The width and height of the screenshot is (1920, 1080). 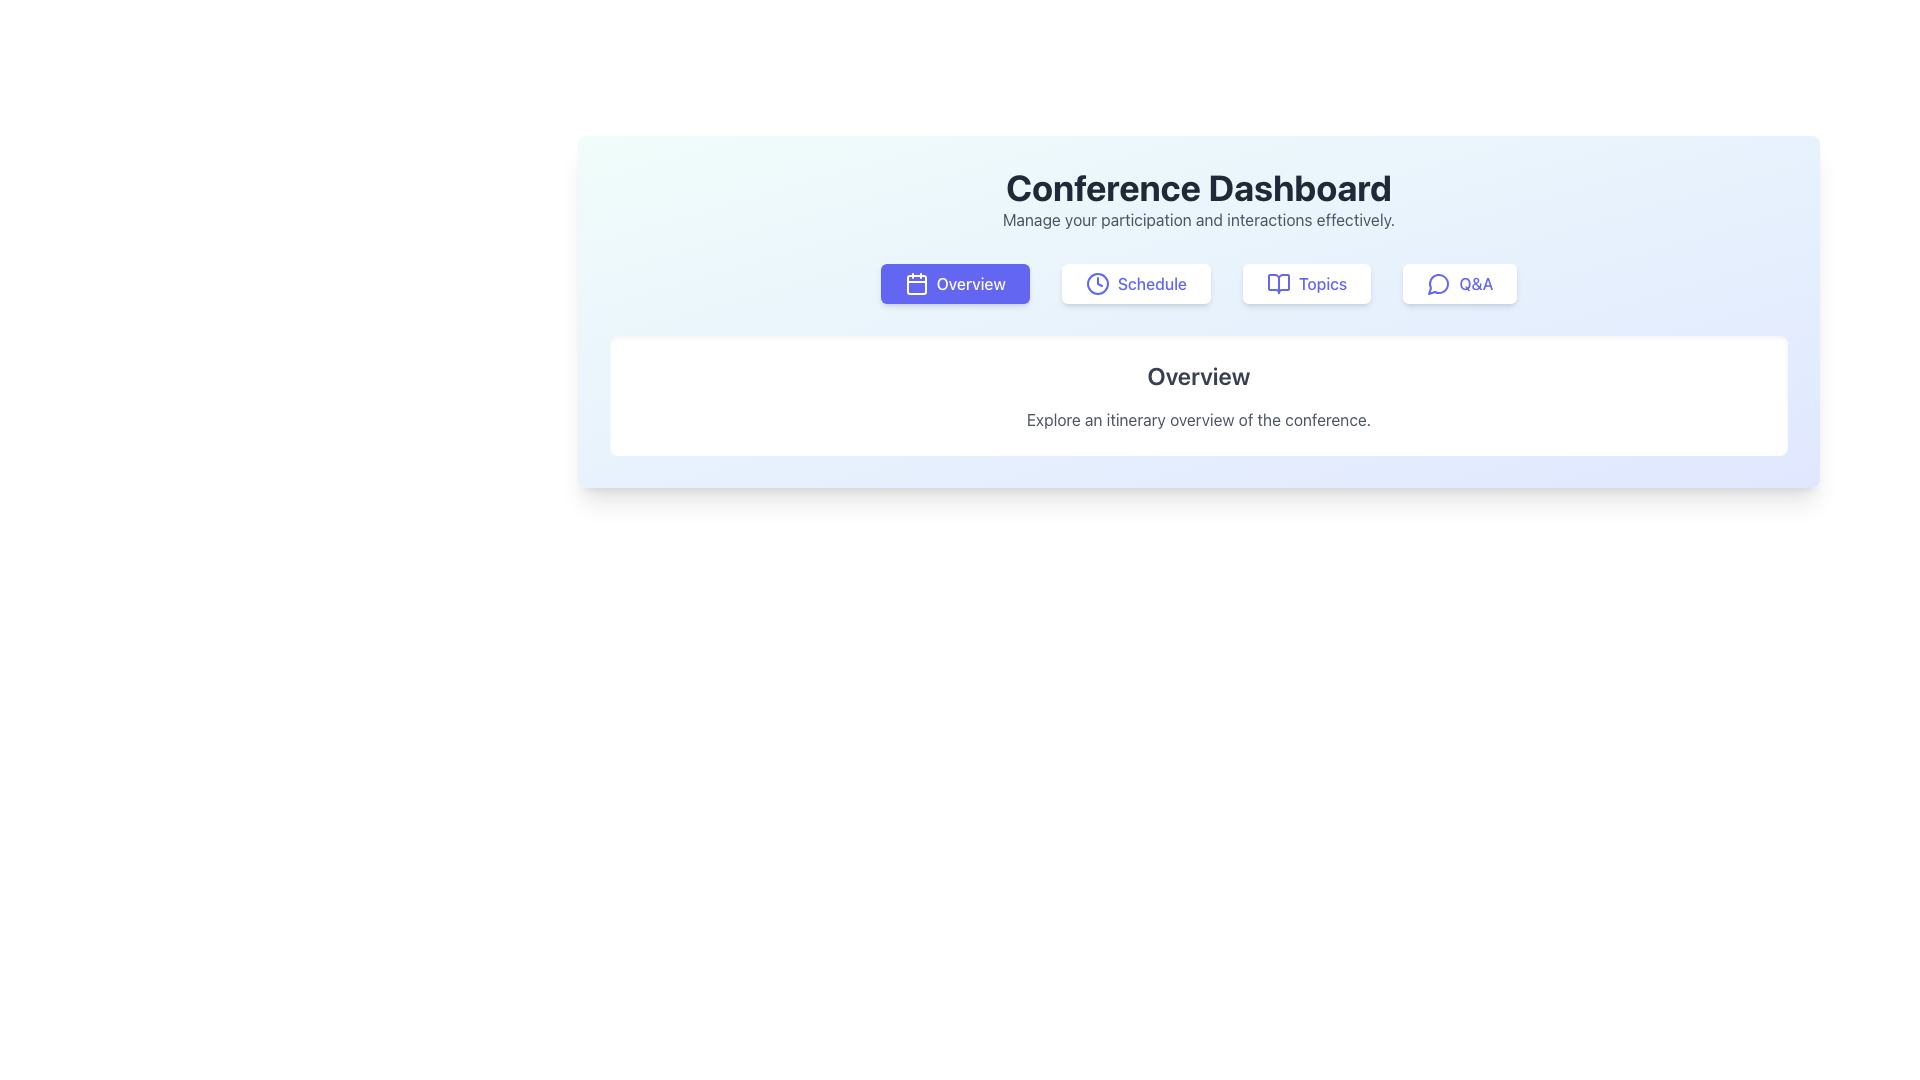 What do you see at coordinates (971, 284) in the screenshot?
I see `the text 'Overview' which is centrally located within the blue button labeled 'Overview', serving as a navigation option` at bounding box center [971, 284].